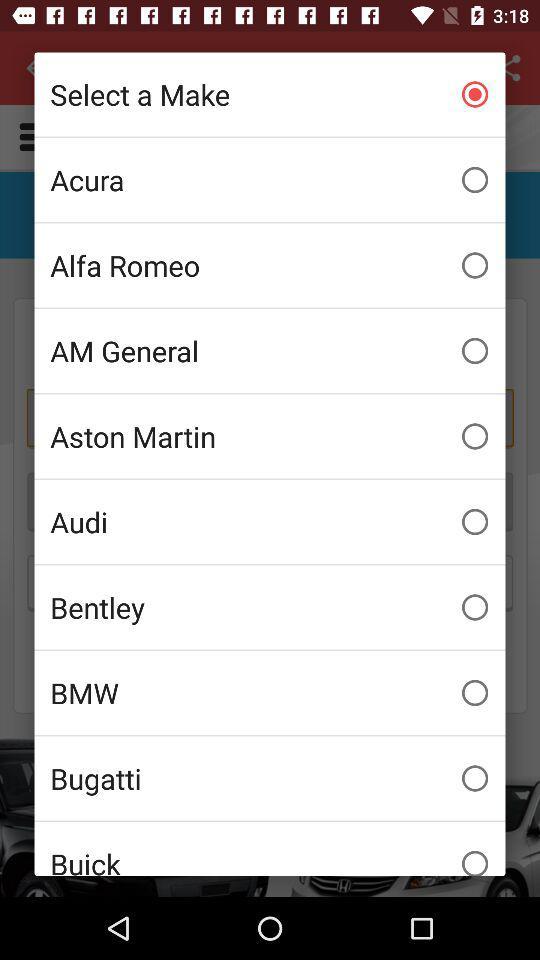 The width and height of the screenshot is (540, 960). I want to click on the alfa romeo icon, so click(270, 264).